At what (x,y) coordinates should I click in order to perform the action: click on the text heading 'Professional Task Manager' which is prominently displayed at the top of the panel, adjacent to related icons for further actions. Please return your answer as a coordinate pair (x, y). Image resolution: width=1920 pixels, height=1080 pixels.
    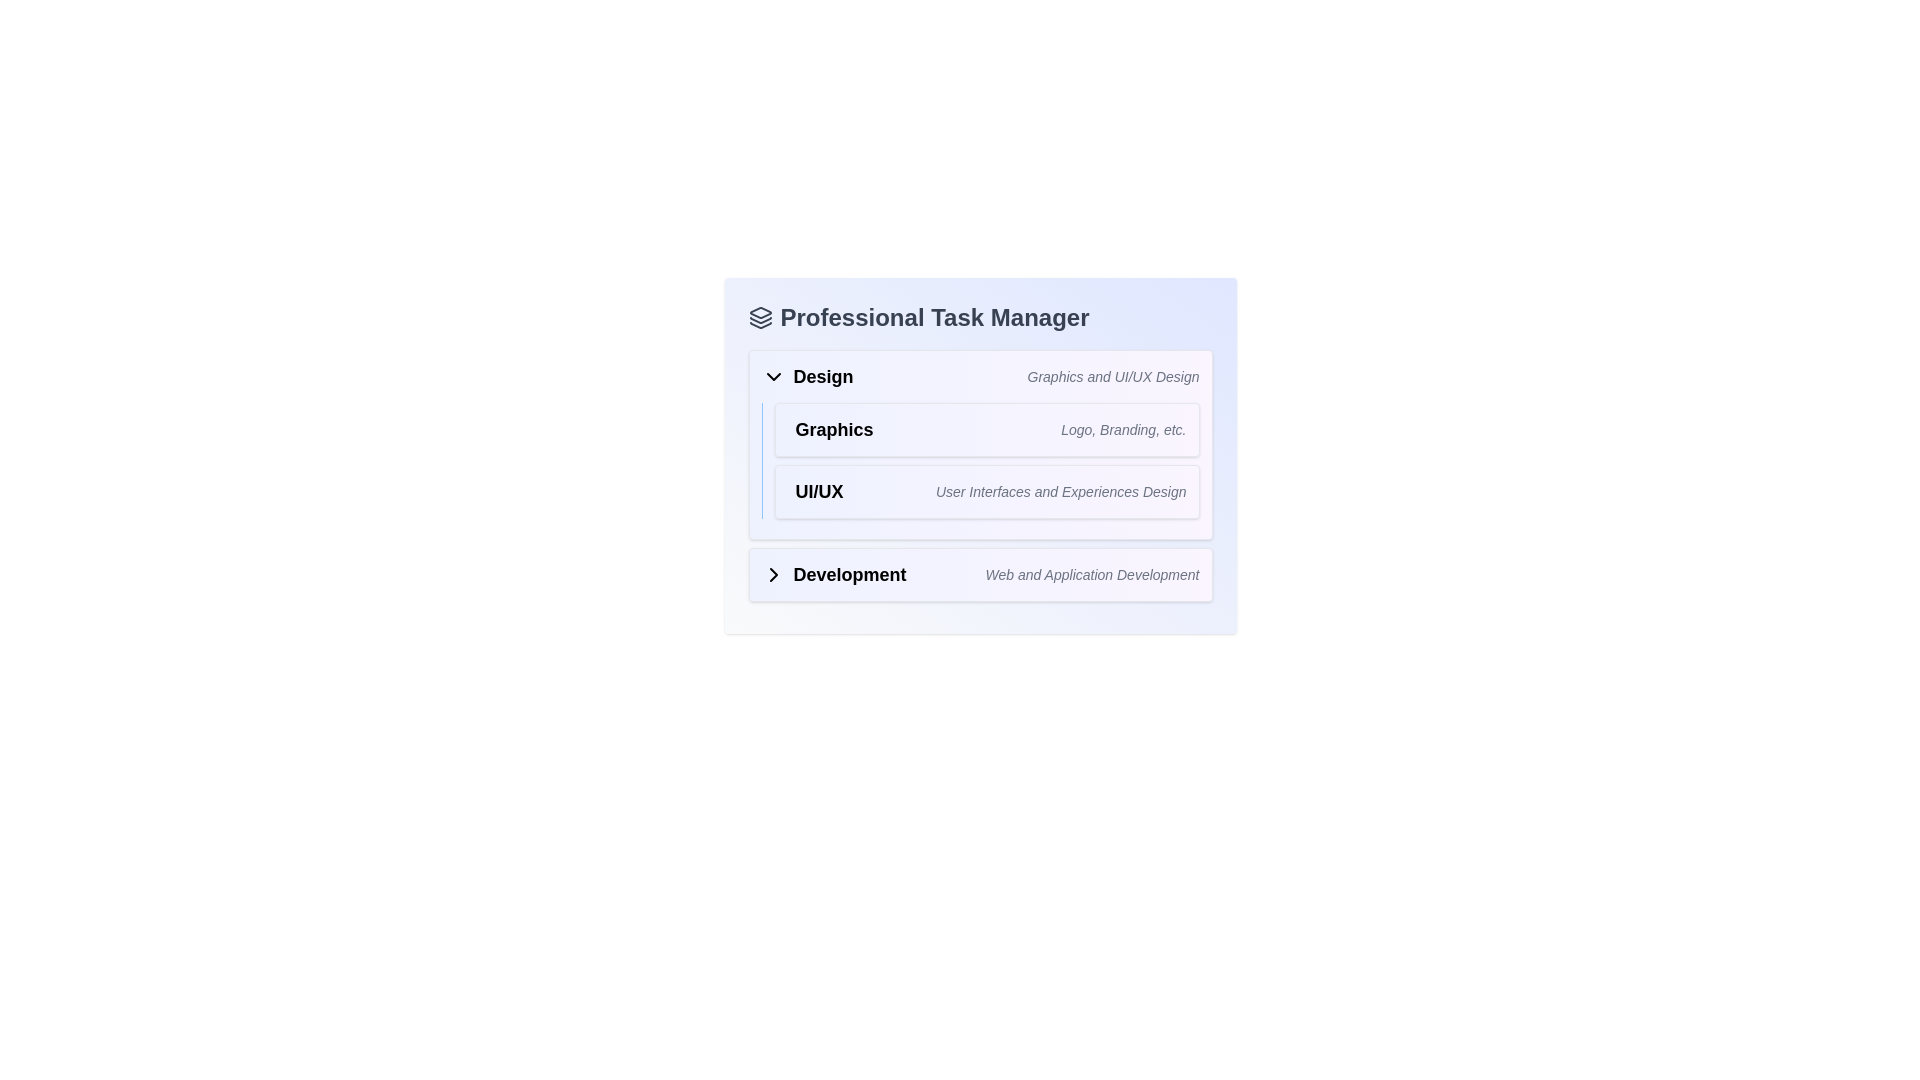
    Looking at the image, I should click on (980, 316).